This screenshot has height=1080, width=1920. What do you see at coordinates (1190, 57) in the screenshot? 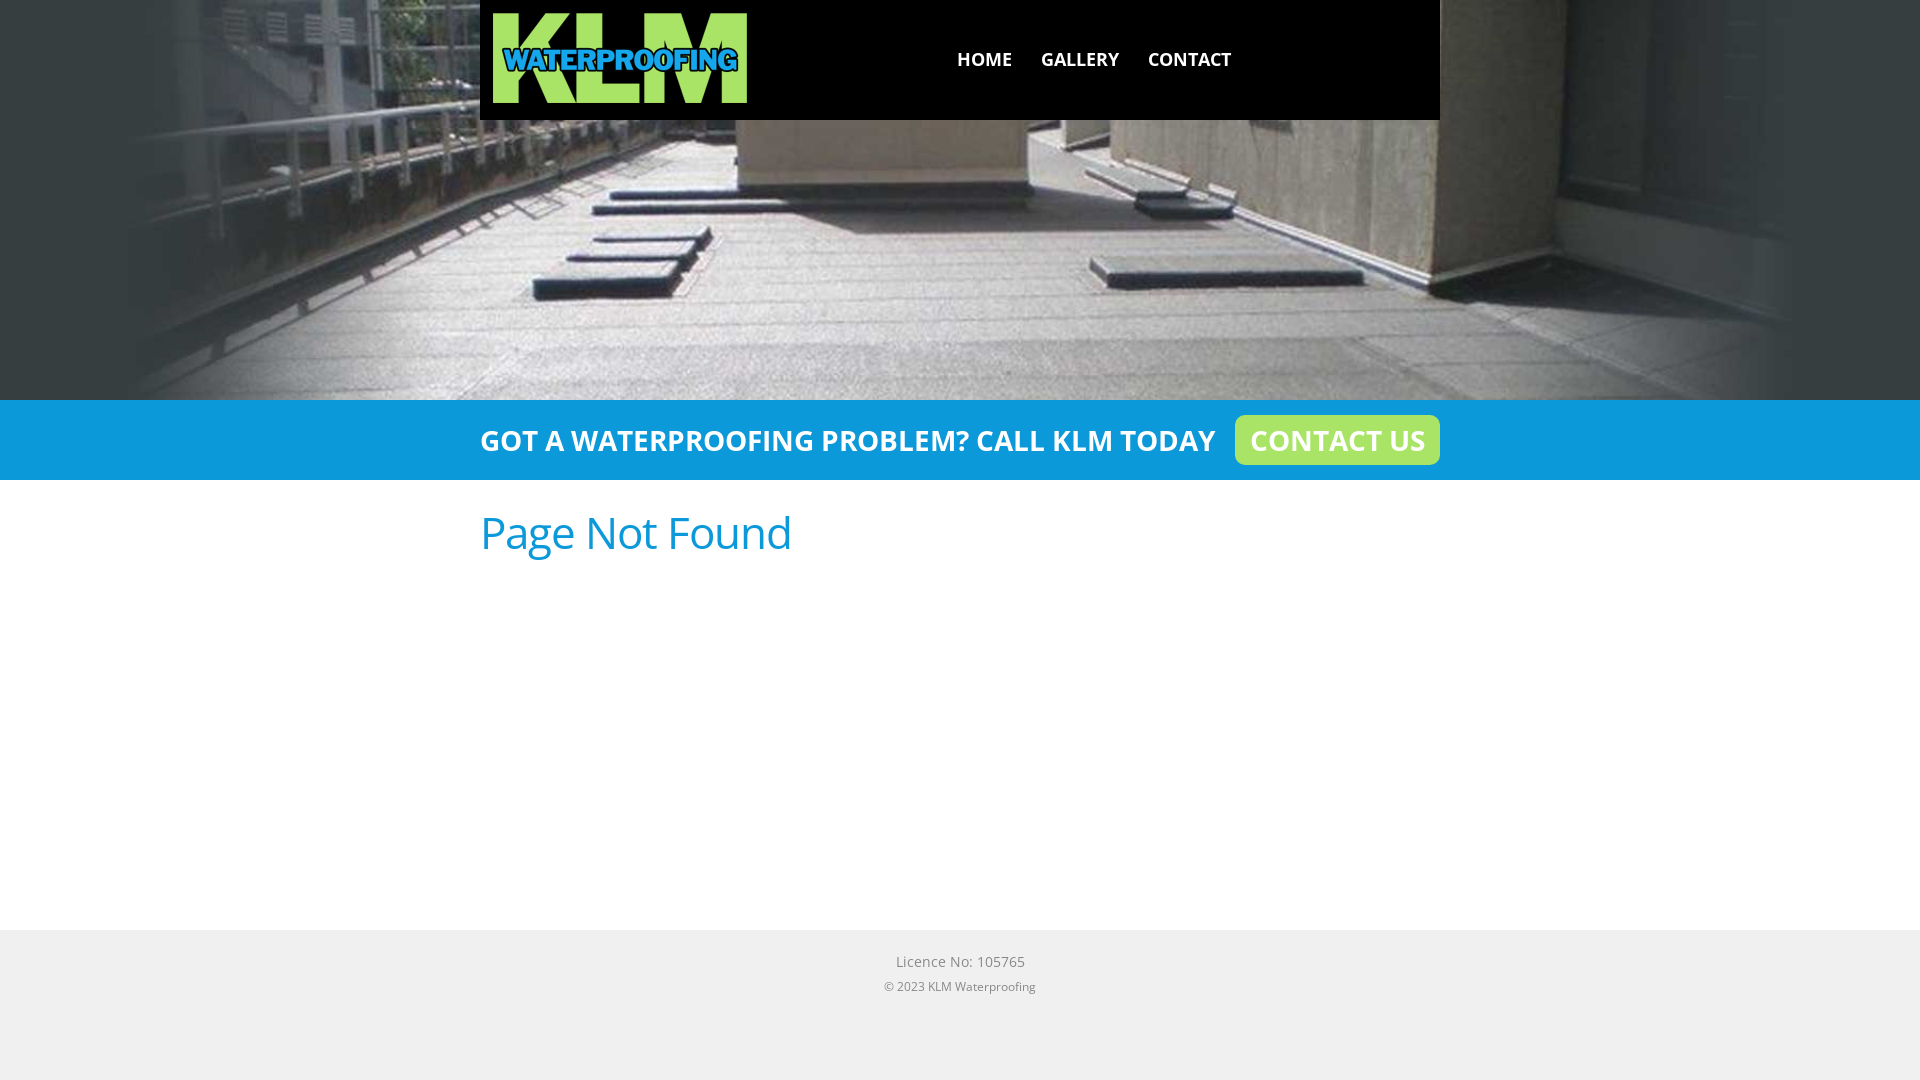
I see `'CONTACT'` at bounding box center [1190, 57].